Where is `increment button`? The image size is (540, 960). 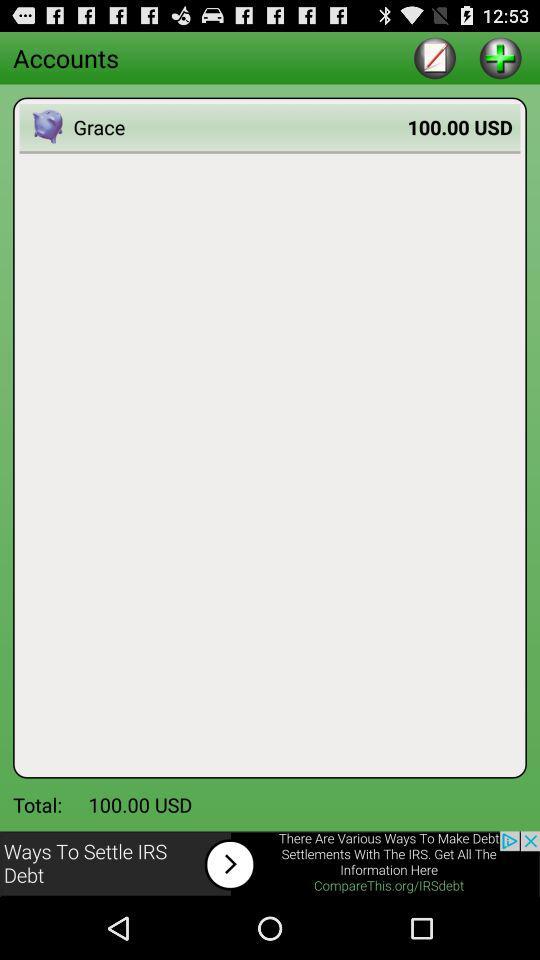 increment button is located at coordinates (499, 56).